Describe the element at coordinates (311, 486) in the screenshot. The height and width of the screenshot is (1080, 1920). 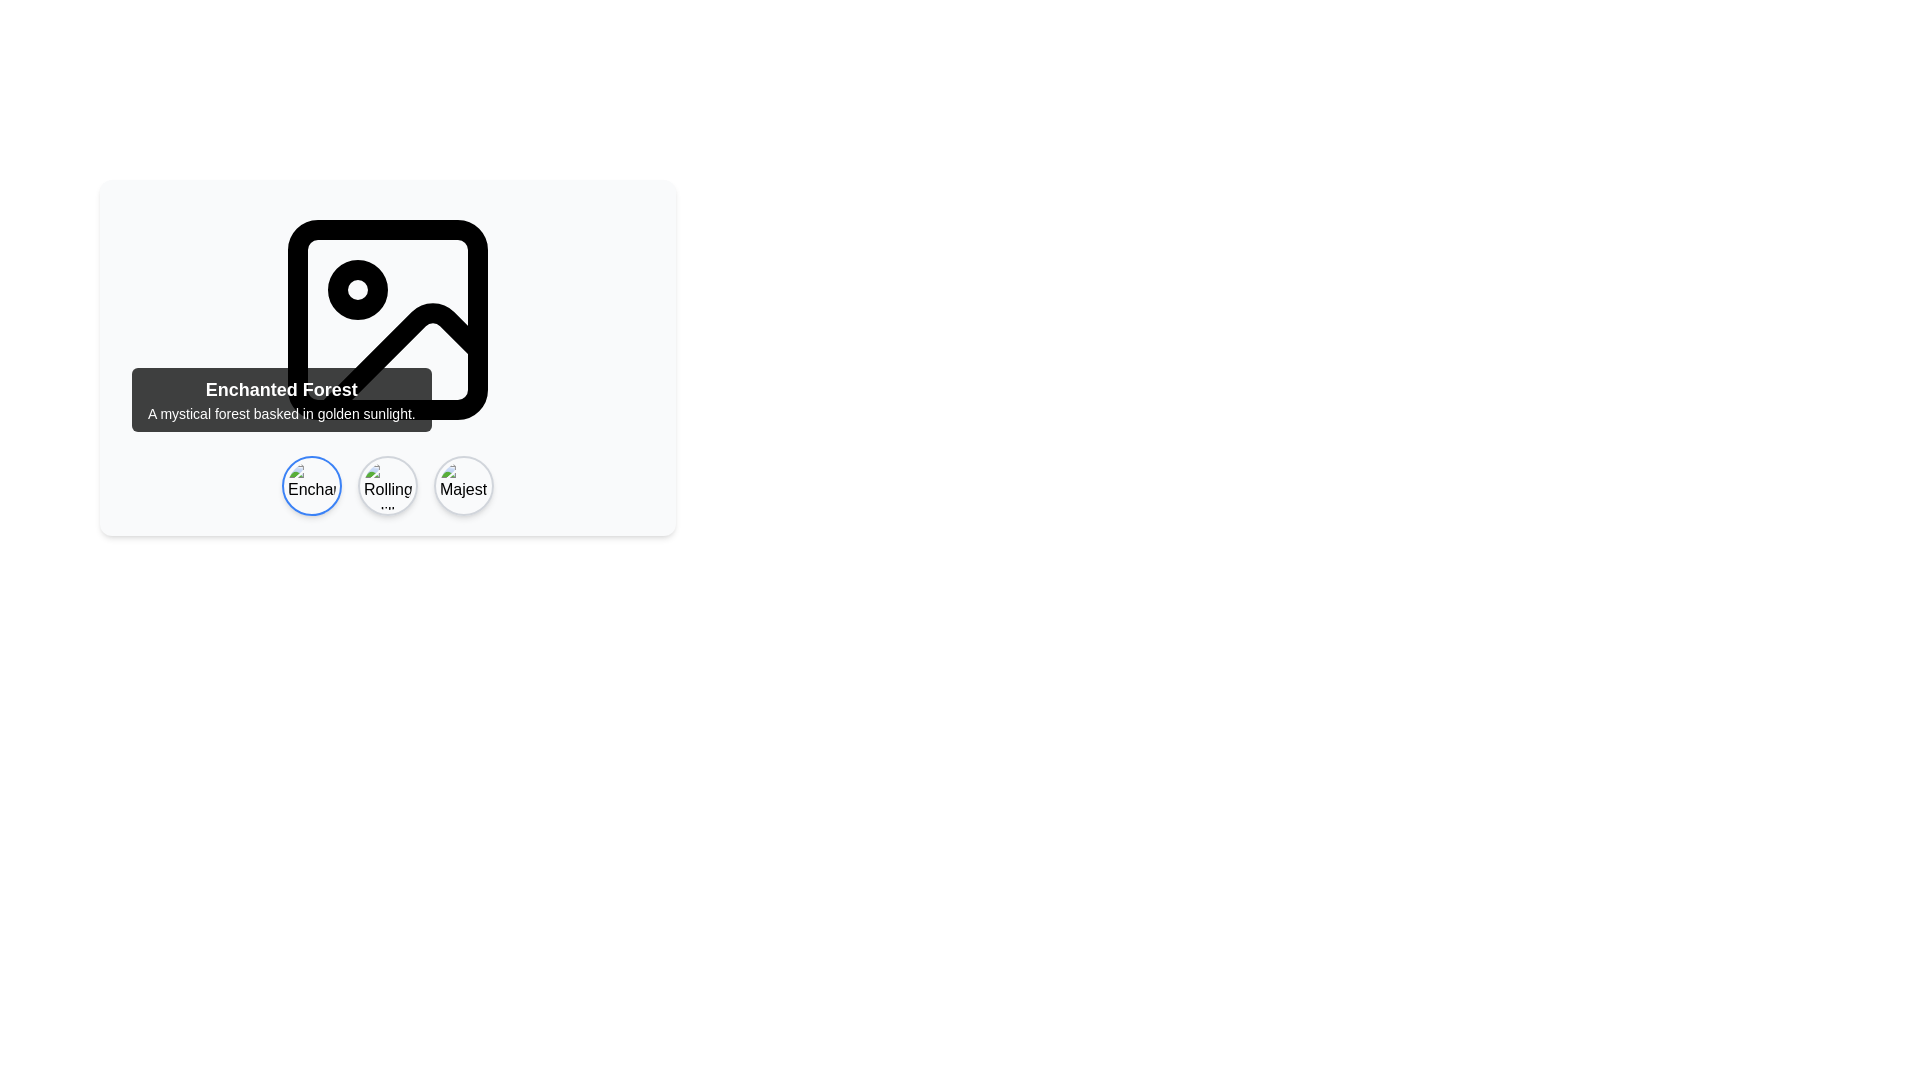
I see `the avatar image representing the first circular element below the title 'Enchanted Forest'` at that location.